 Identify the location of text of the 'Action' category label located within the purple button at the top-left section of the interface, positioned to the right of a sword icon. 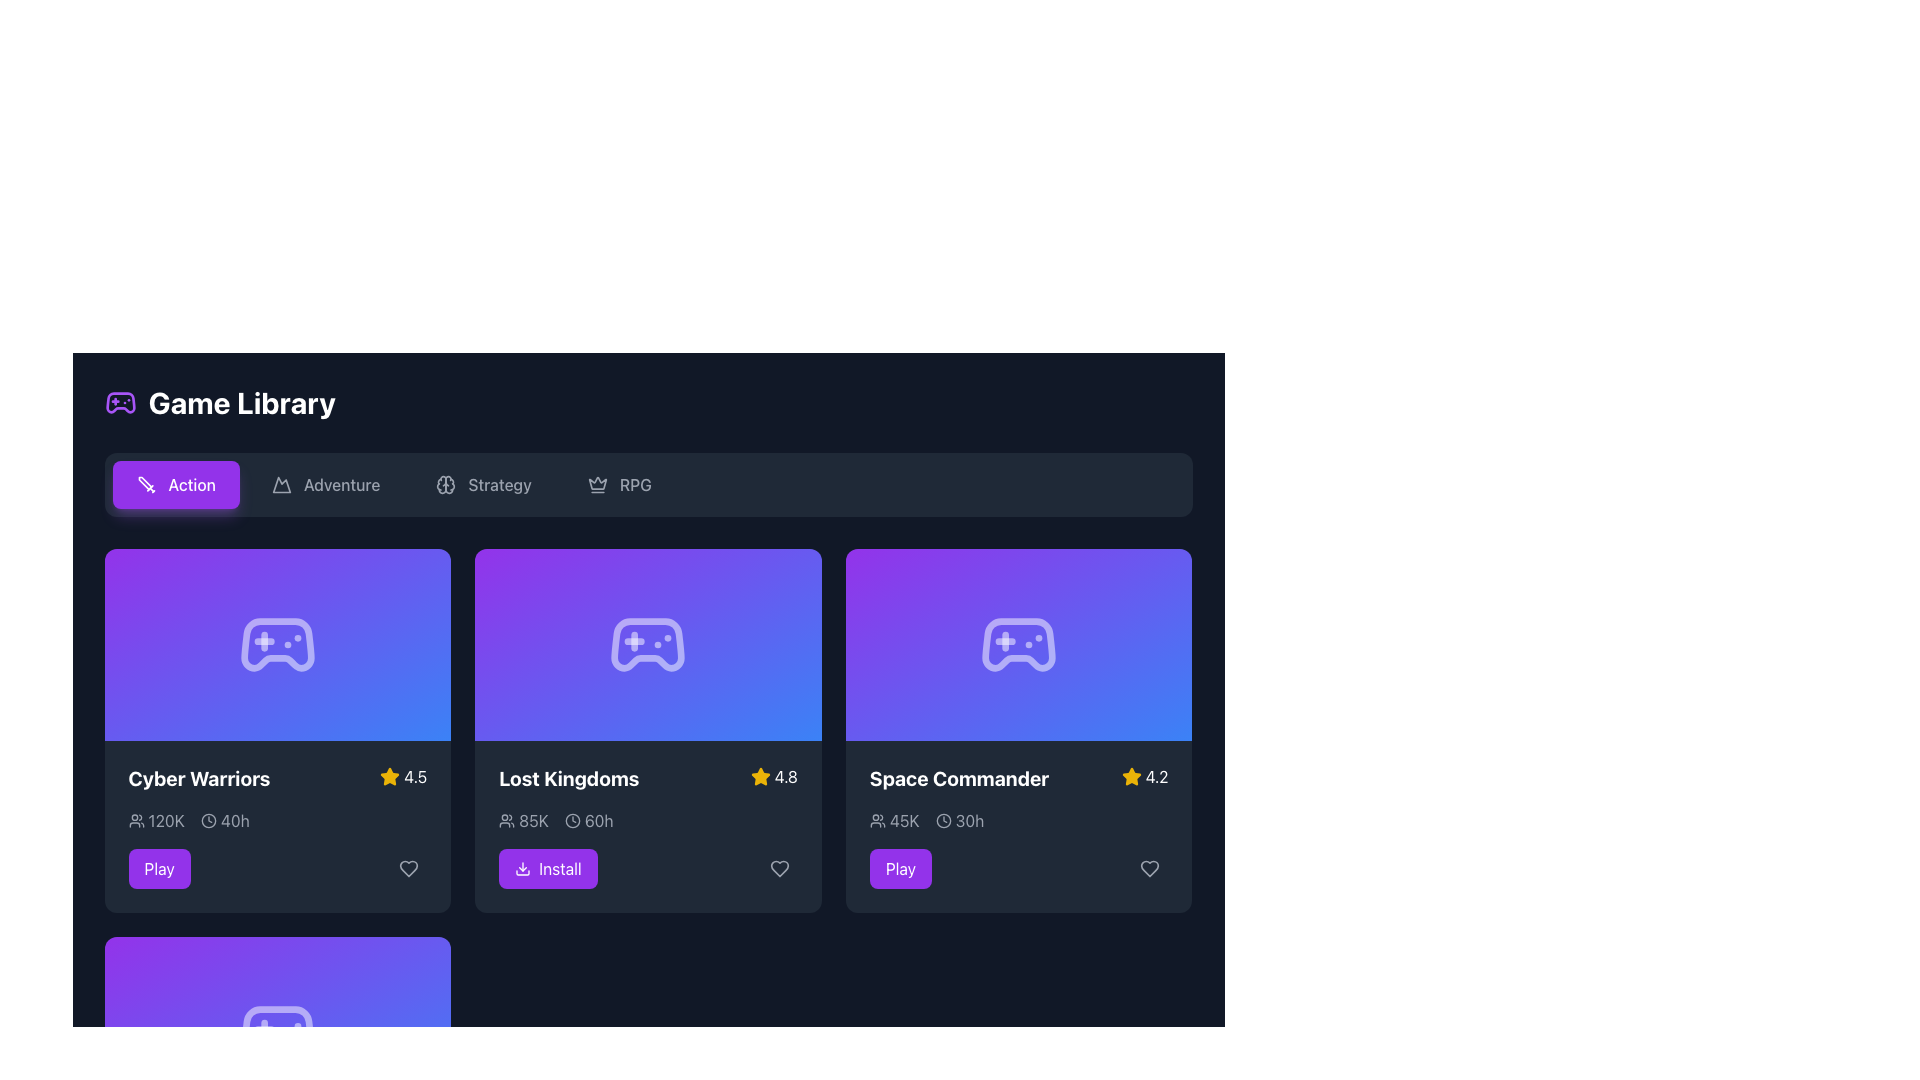
(192, 485).